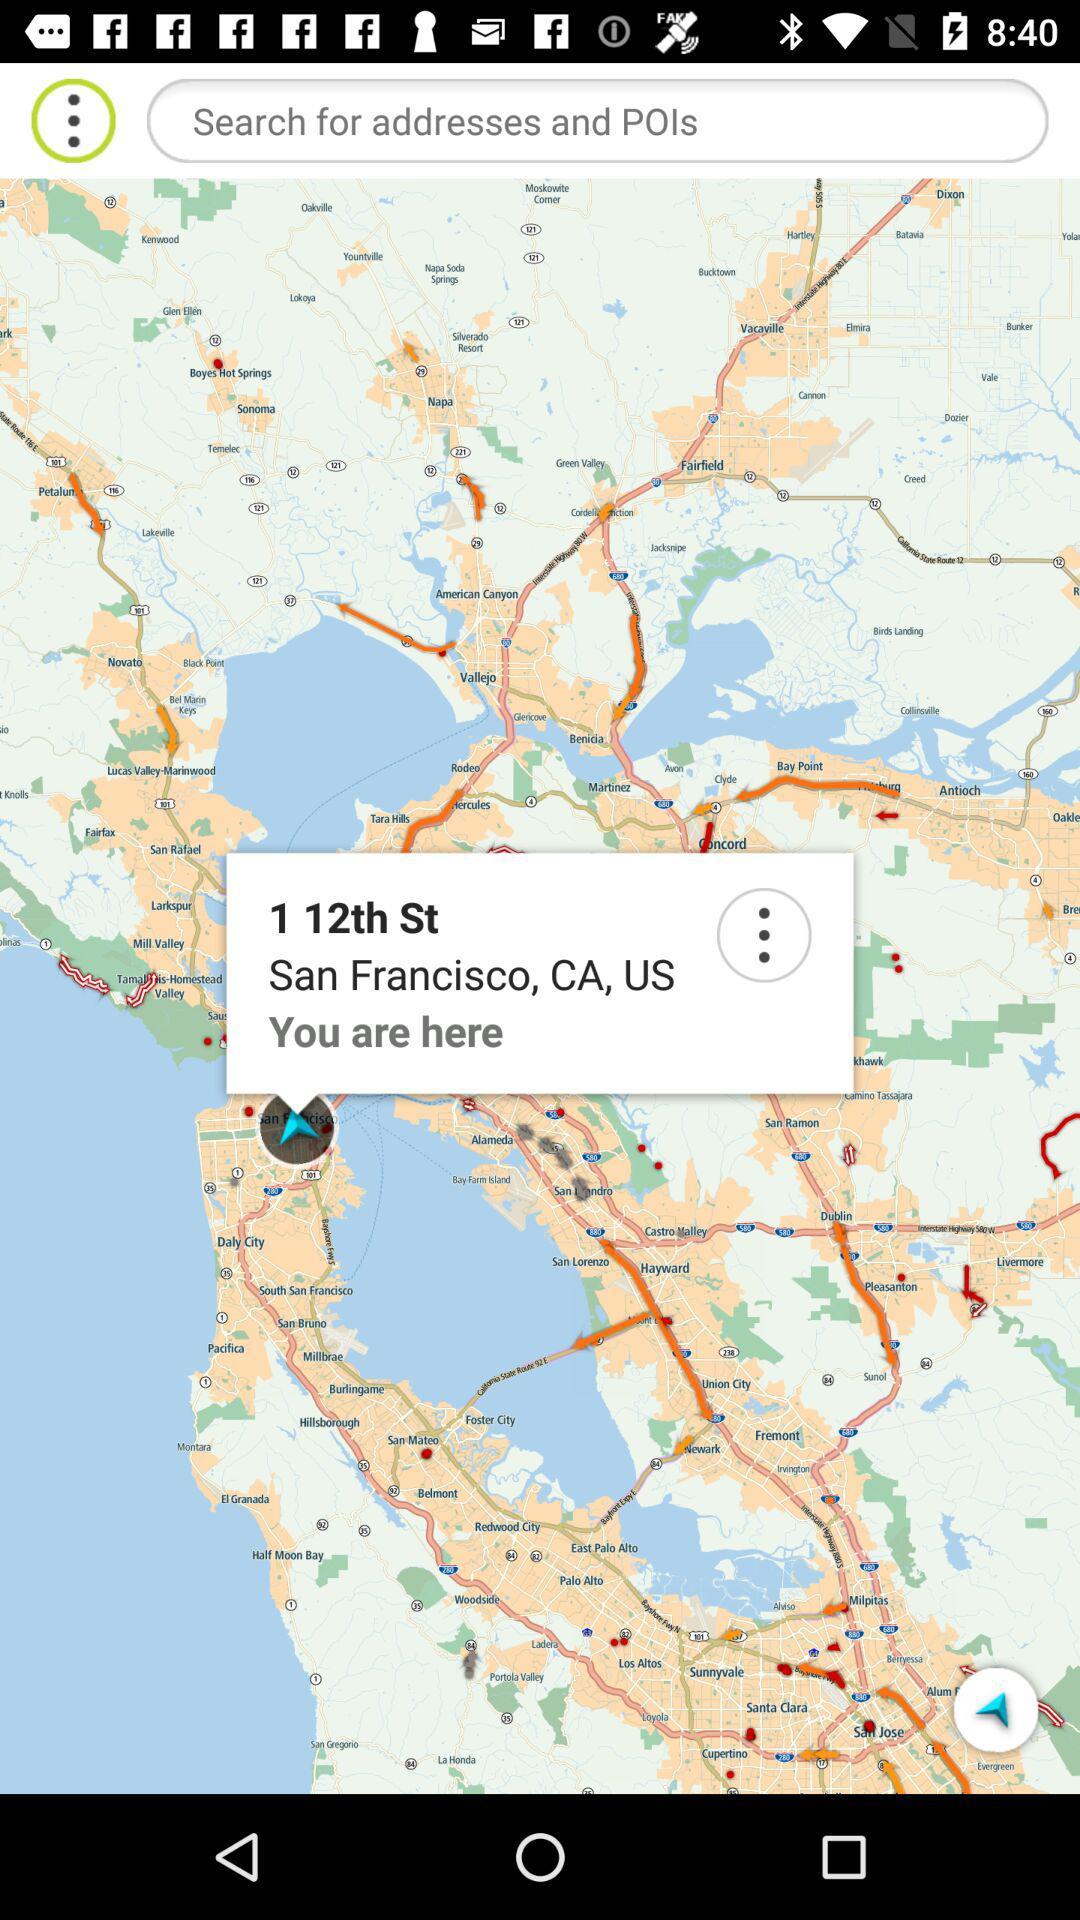  I want to click on search for addresses and pois, so click(596, 119).